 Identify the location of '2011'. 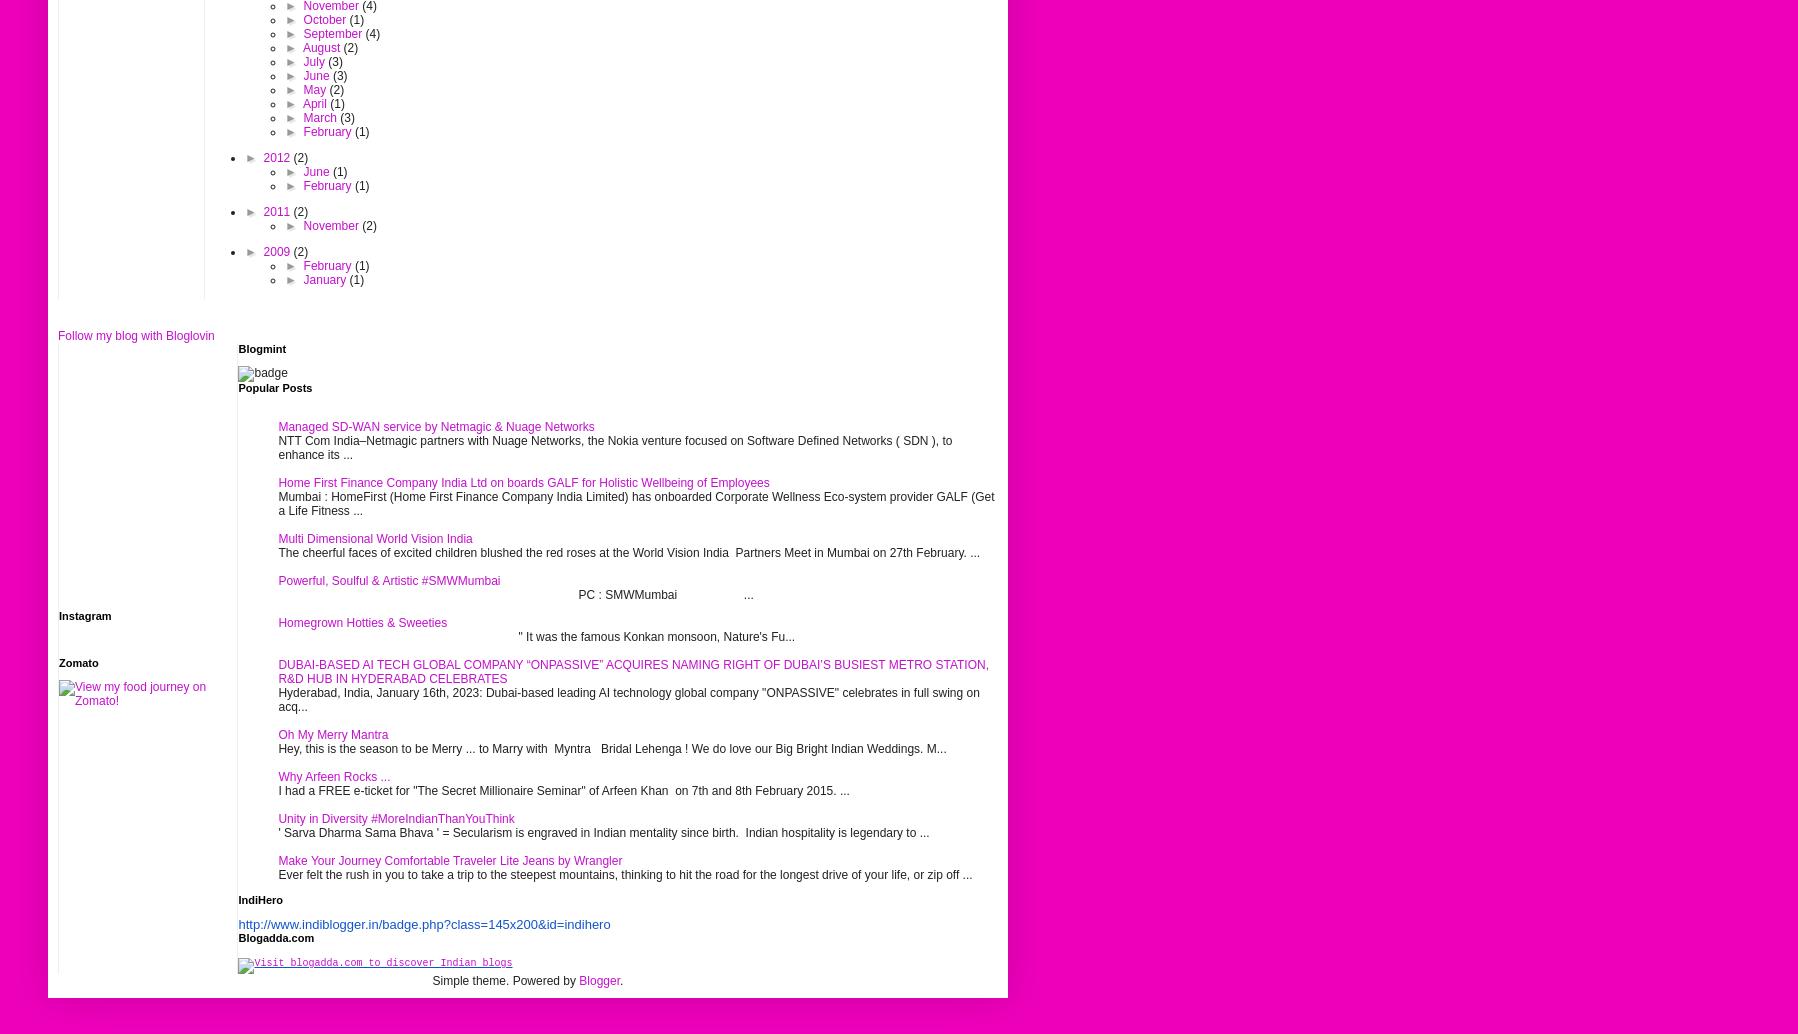
(277, 211).